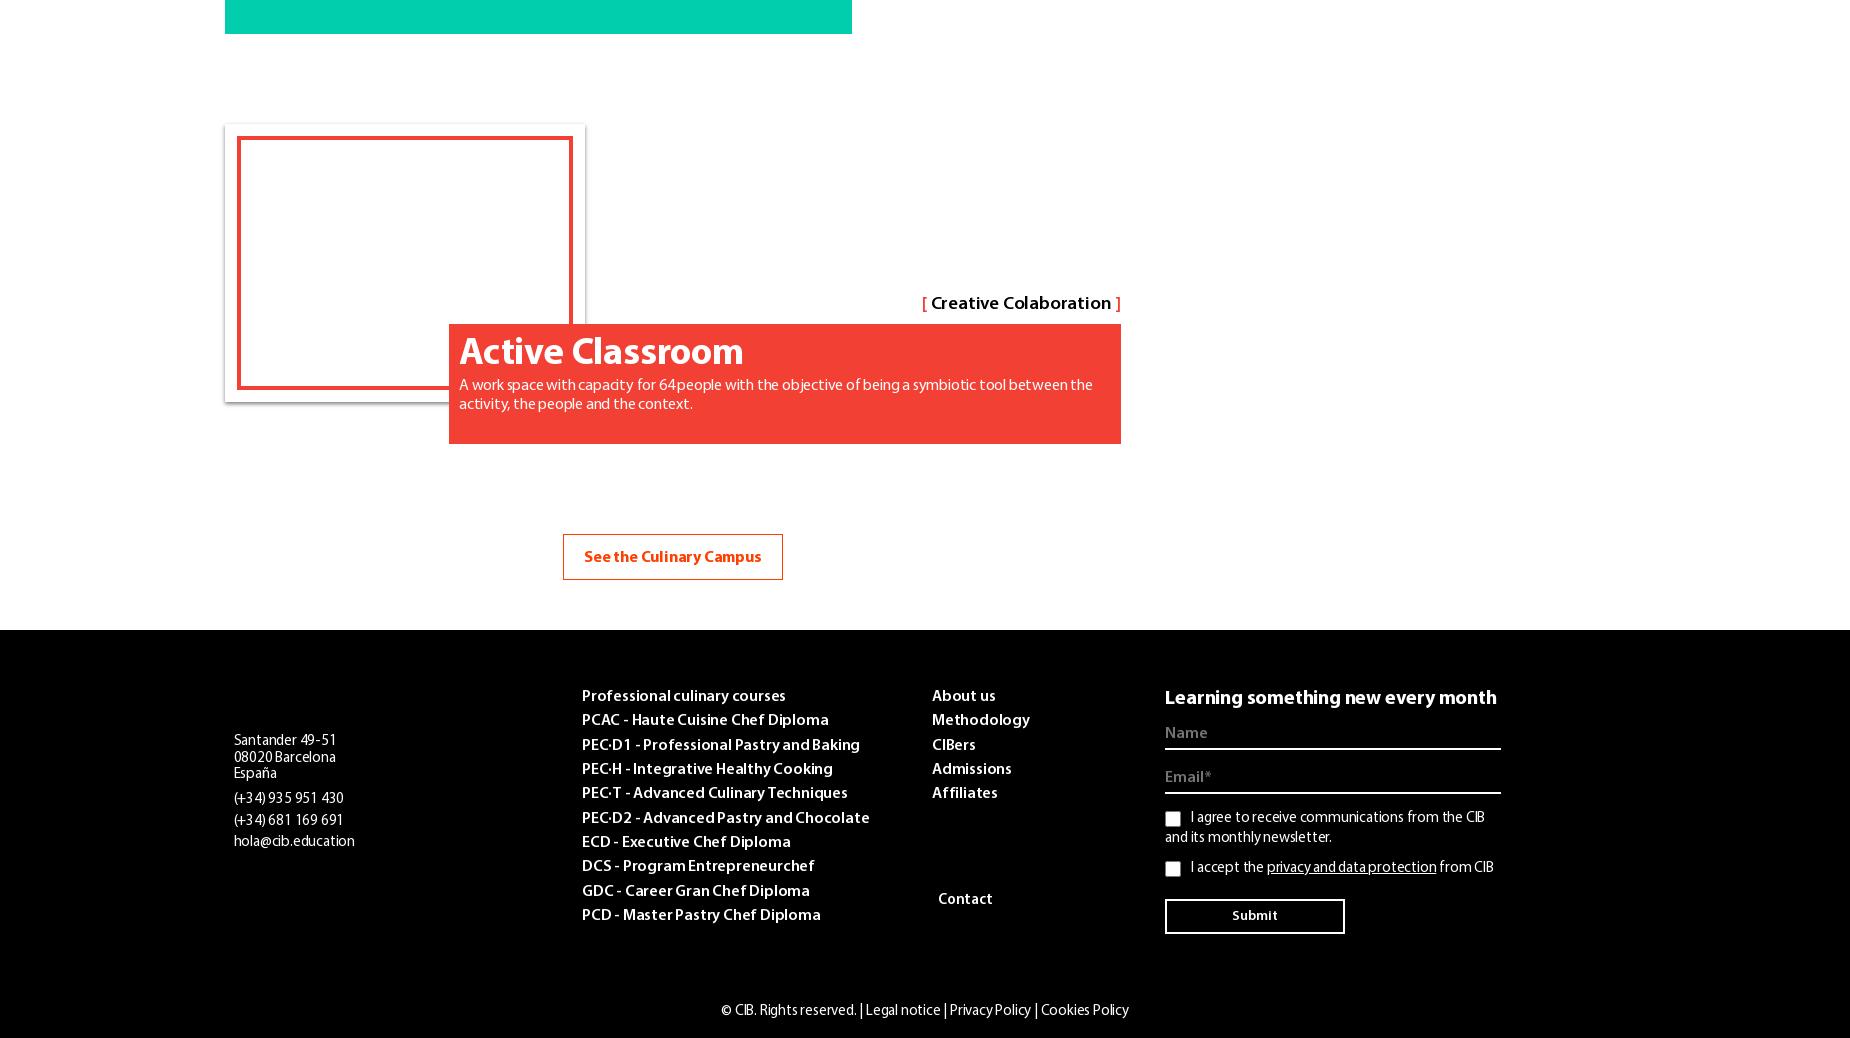 Image resolution: width=1850 pixels, height=1038 pixels. I want to click on '[', so click(920, 303).